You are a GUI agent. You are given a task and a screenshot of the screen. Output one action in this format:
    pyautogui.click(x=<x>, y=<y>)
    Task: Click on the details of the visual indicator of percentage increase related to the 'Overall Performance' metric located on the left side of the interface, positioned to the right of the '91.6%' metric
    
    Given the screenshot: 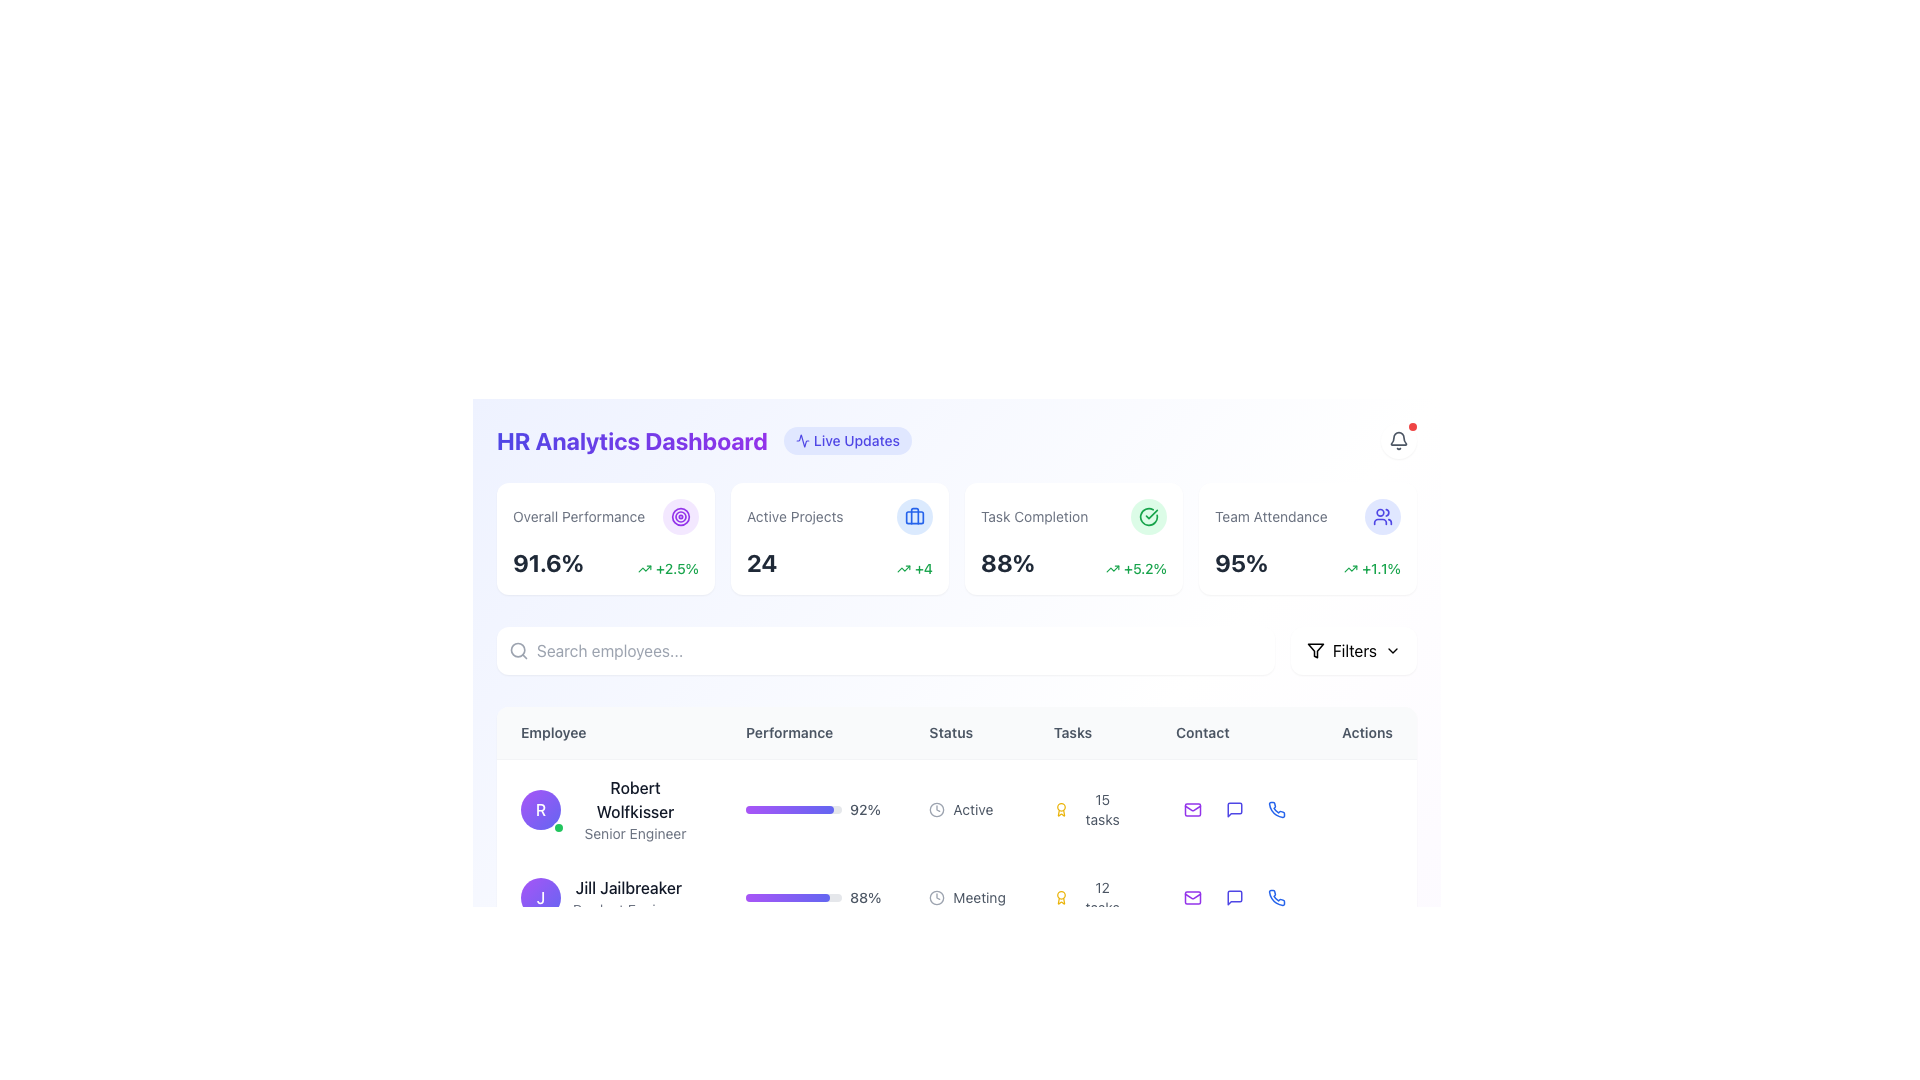 What is the action you would take?
    pyautogui.click(x=668, y=569)
    